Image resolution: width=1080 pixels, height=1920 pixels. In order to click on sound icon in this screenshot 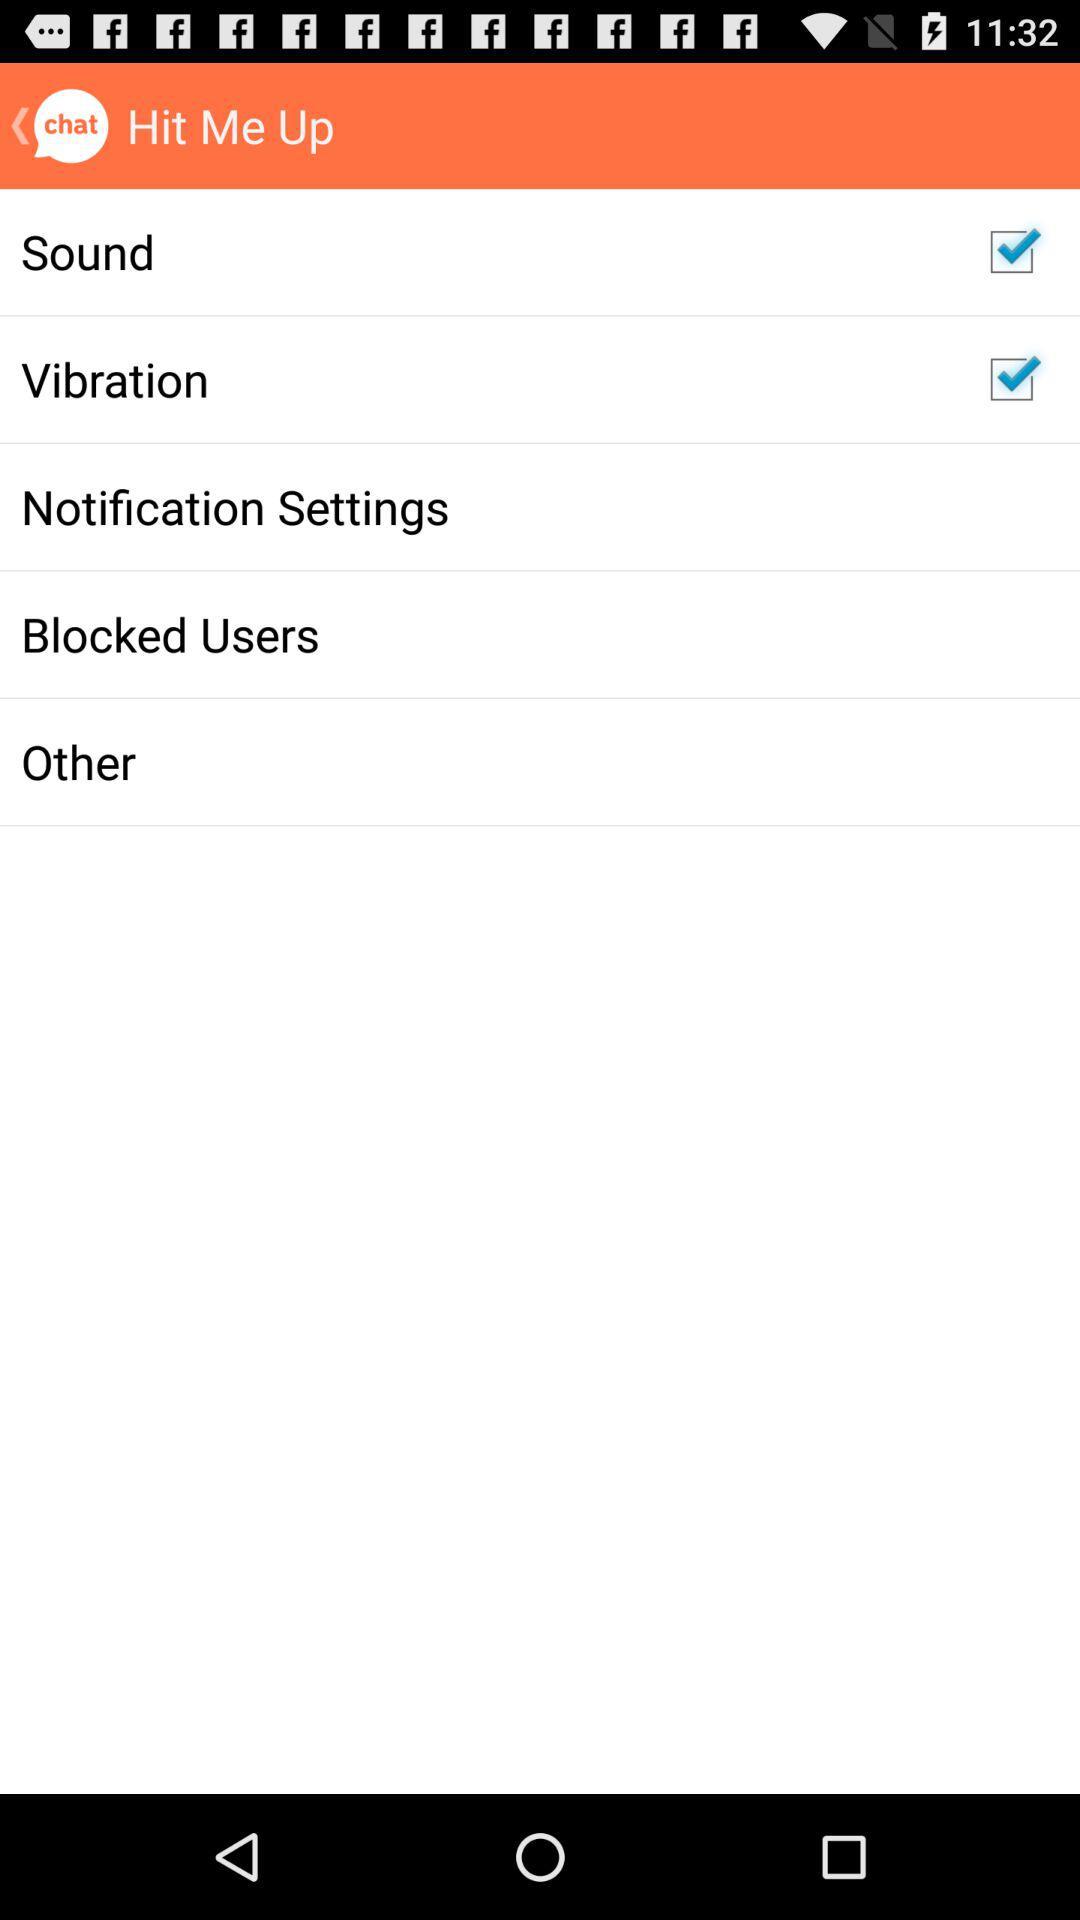, I will do `click(484, 250)`.